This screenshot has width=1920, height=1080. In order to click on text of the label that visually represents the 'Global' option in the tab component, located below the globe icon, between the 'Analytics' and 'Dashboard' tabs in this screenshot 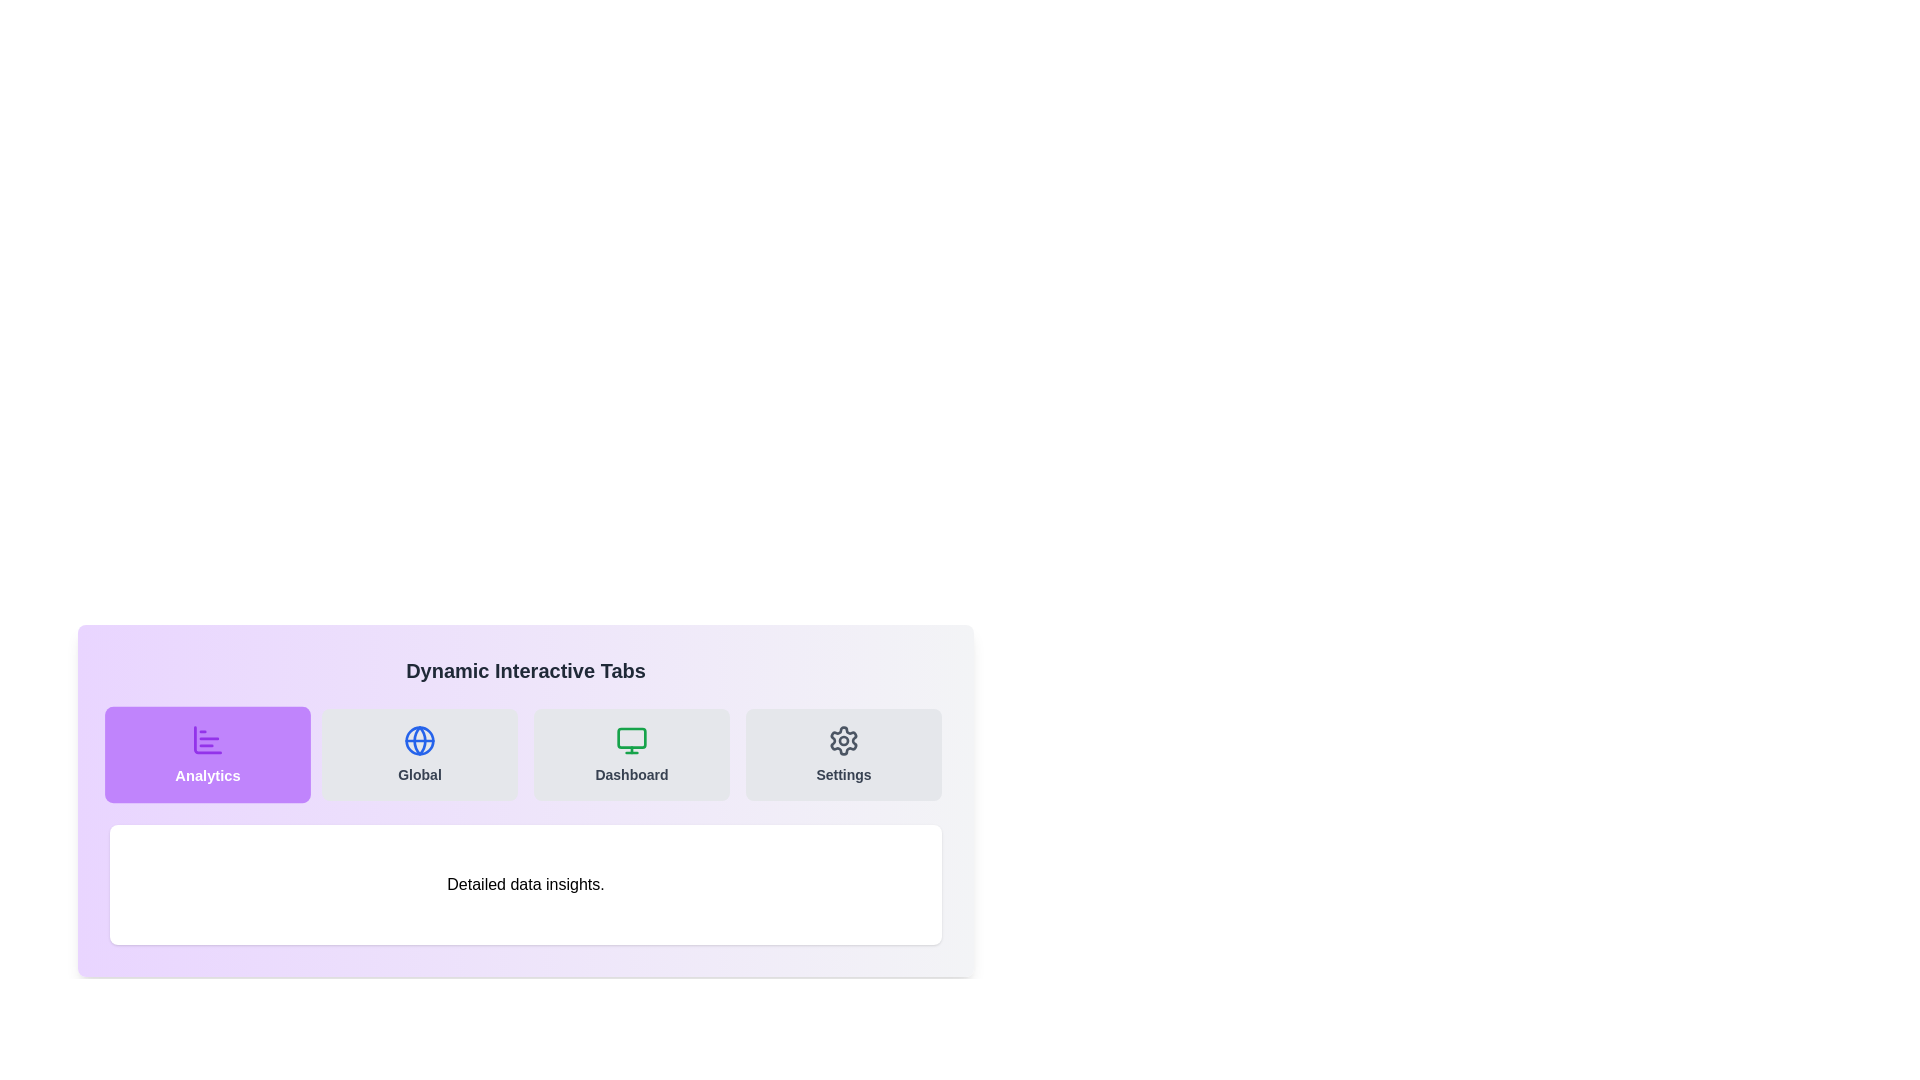, I will do `click(419, 774)`.